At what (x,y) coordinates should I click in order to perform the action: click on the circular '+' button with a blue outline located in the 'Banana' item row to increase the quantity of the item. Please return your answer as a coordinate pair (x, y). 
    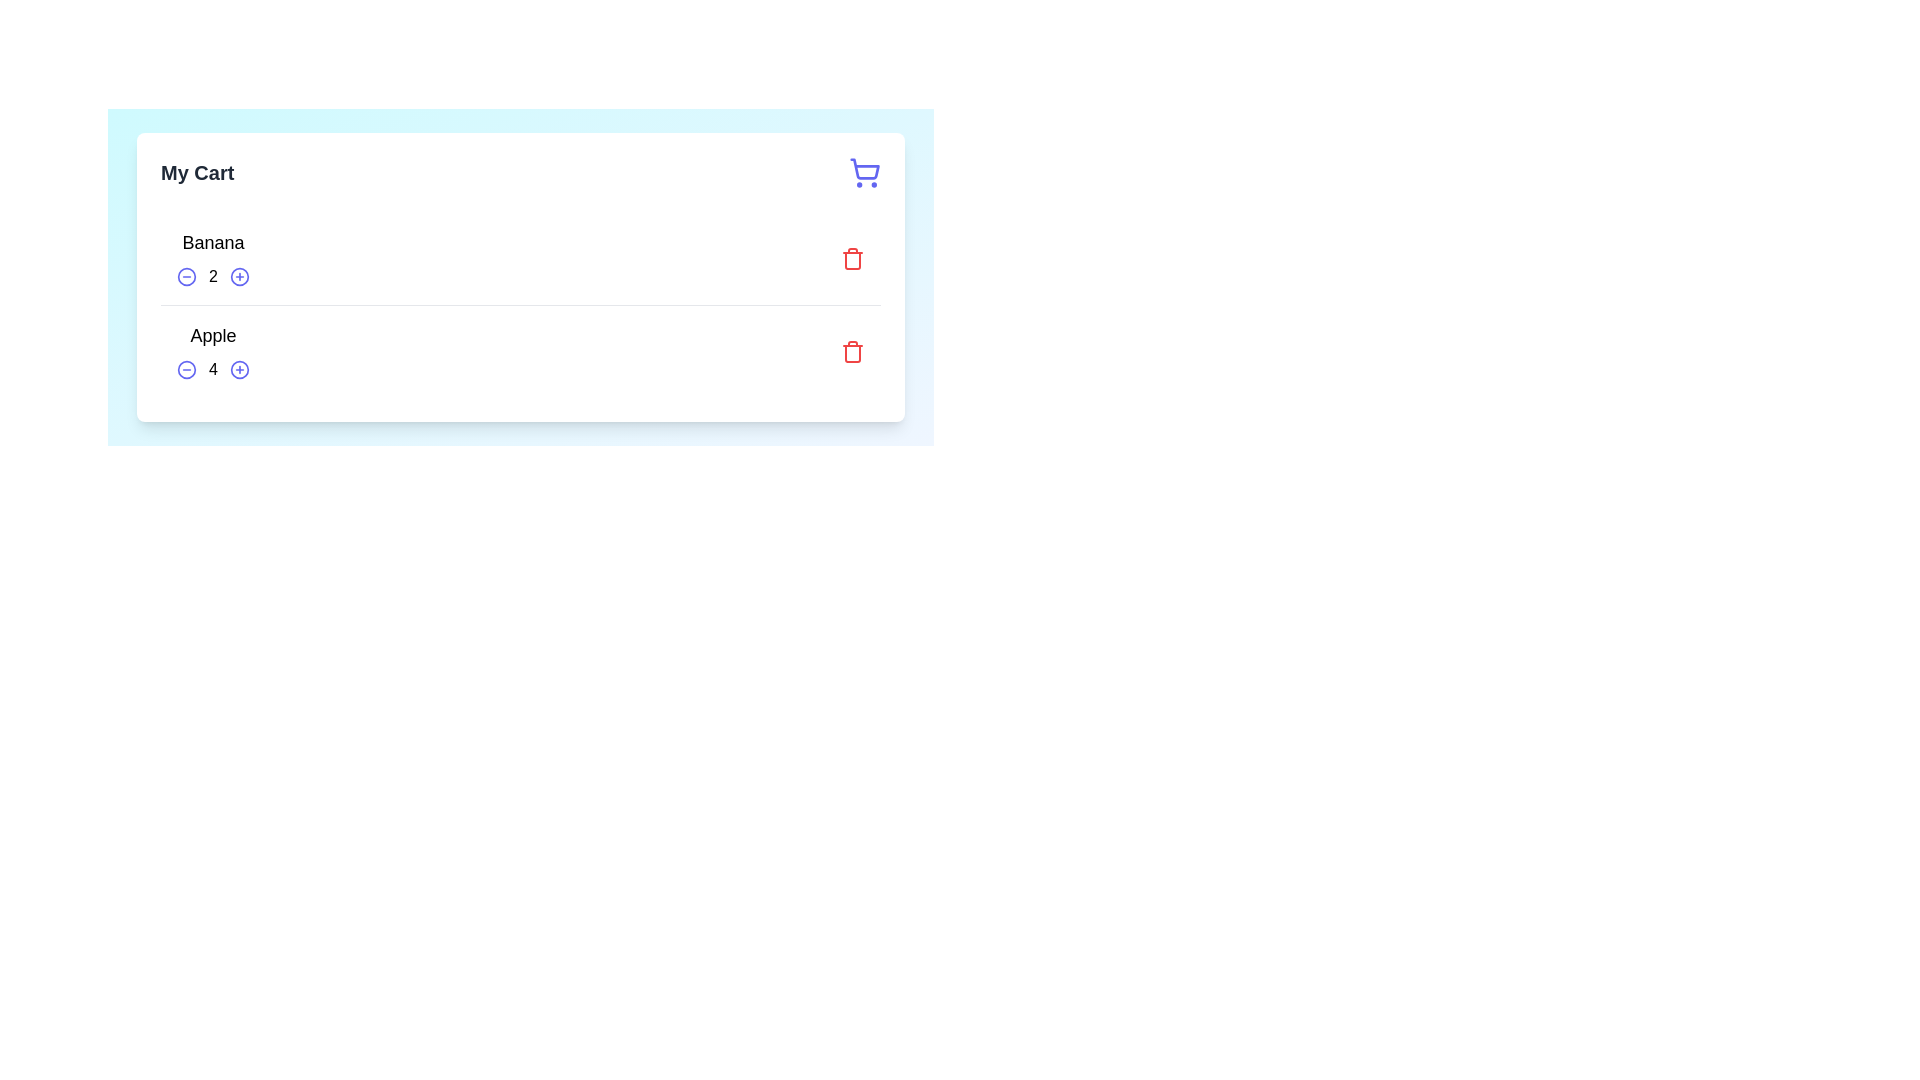
    Looking at the image, I should click on (240, 277).